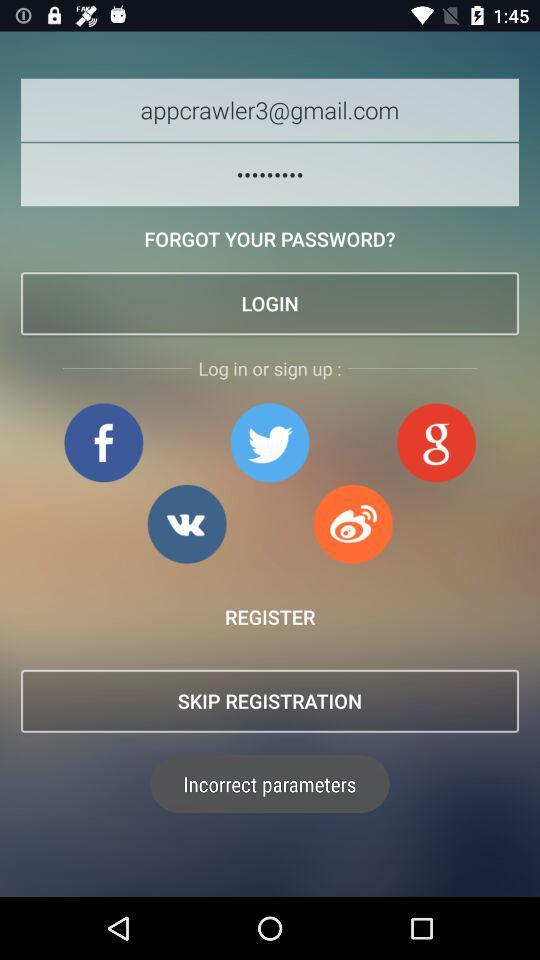 The image size is (540, 960). What do you see at coordinates (269, 442) in the screenshot?
I see `the twitter icon` at bounding box center [269, 442].